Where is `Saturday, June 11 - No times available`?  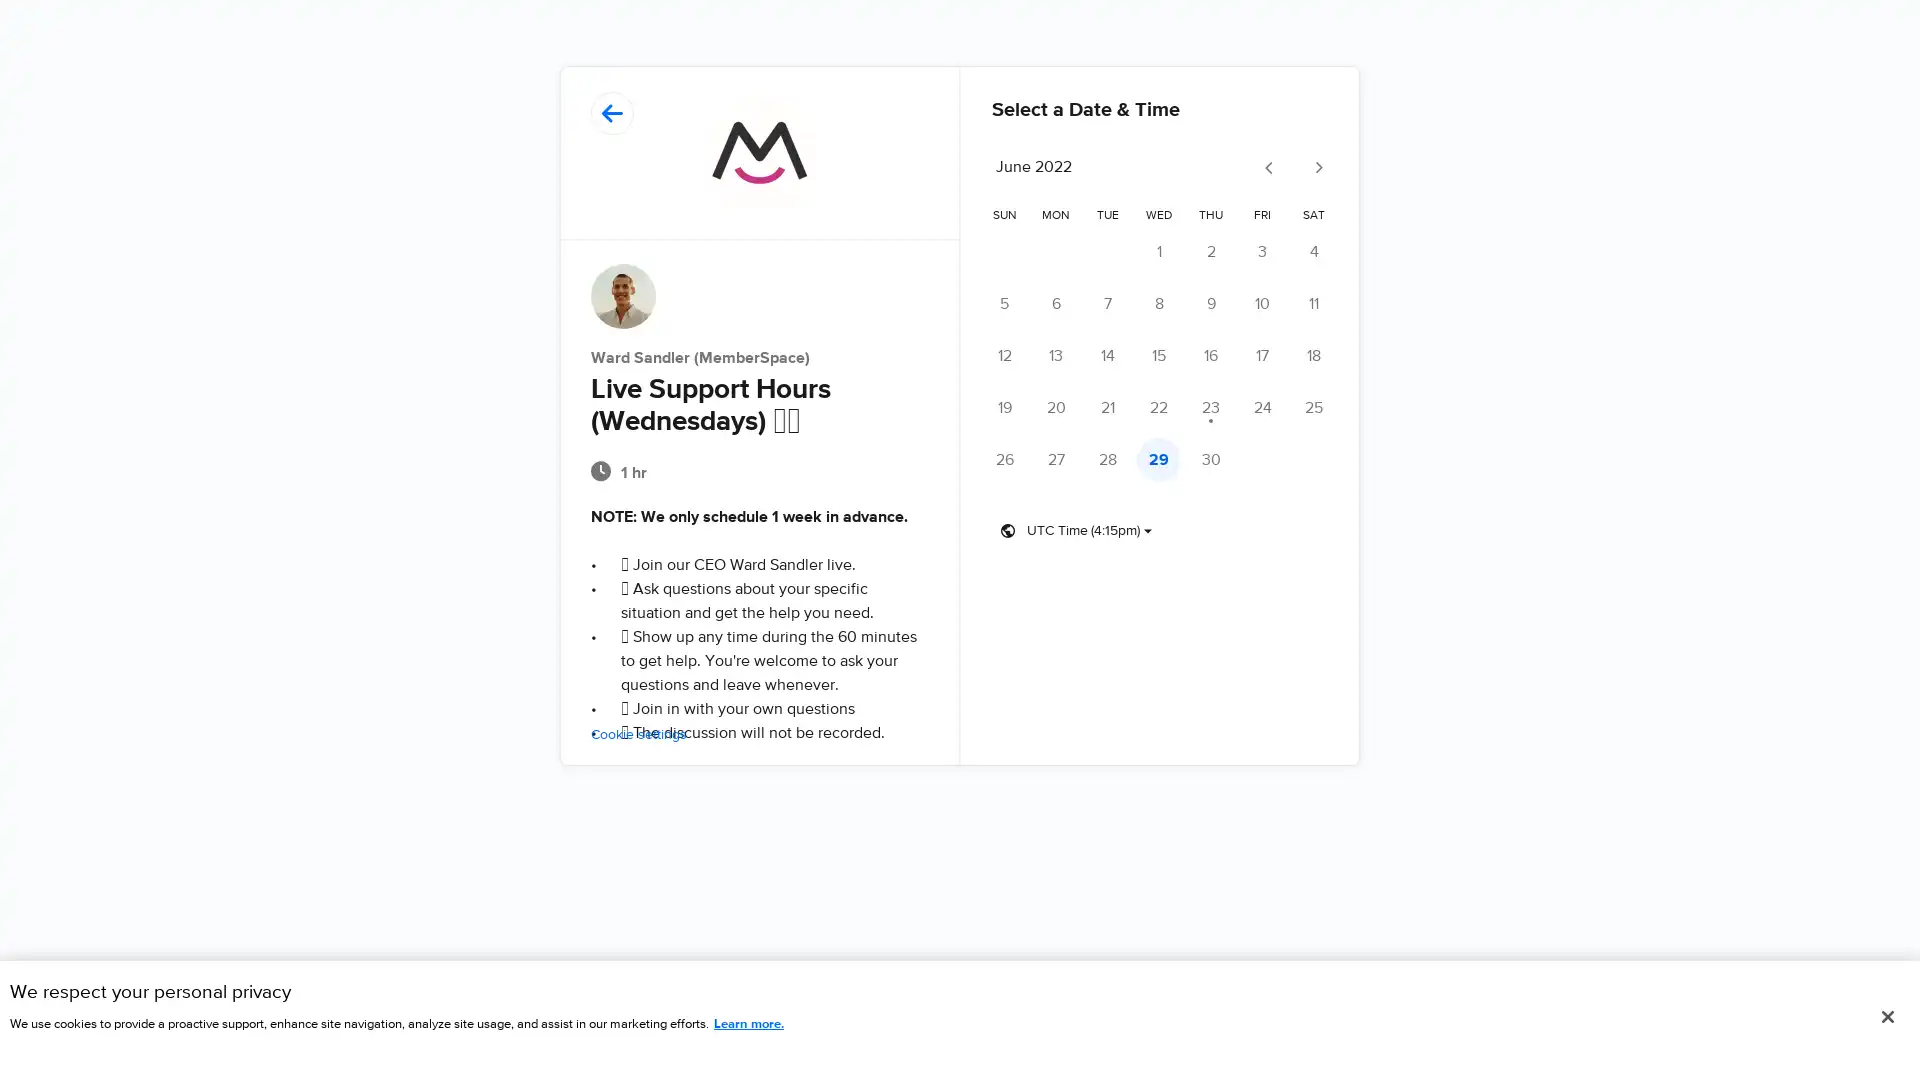
Saturday, June 11 - No times available is located at coordinates (1314, 304).